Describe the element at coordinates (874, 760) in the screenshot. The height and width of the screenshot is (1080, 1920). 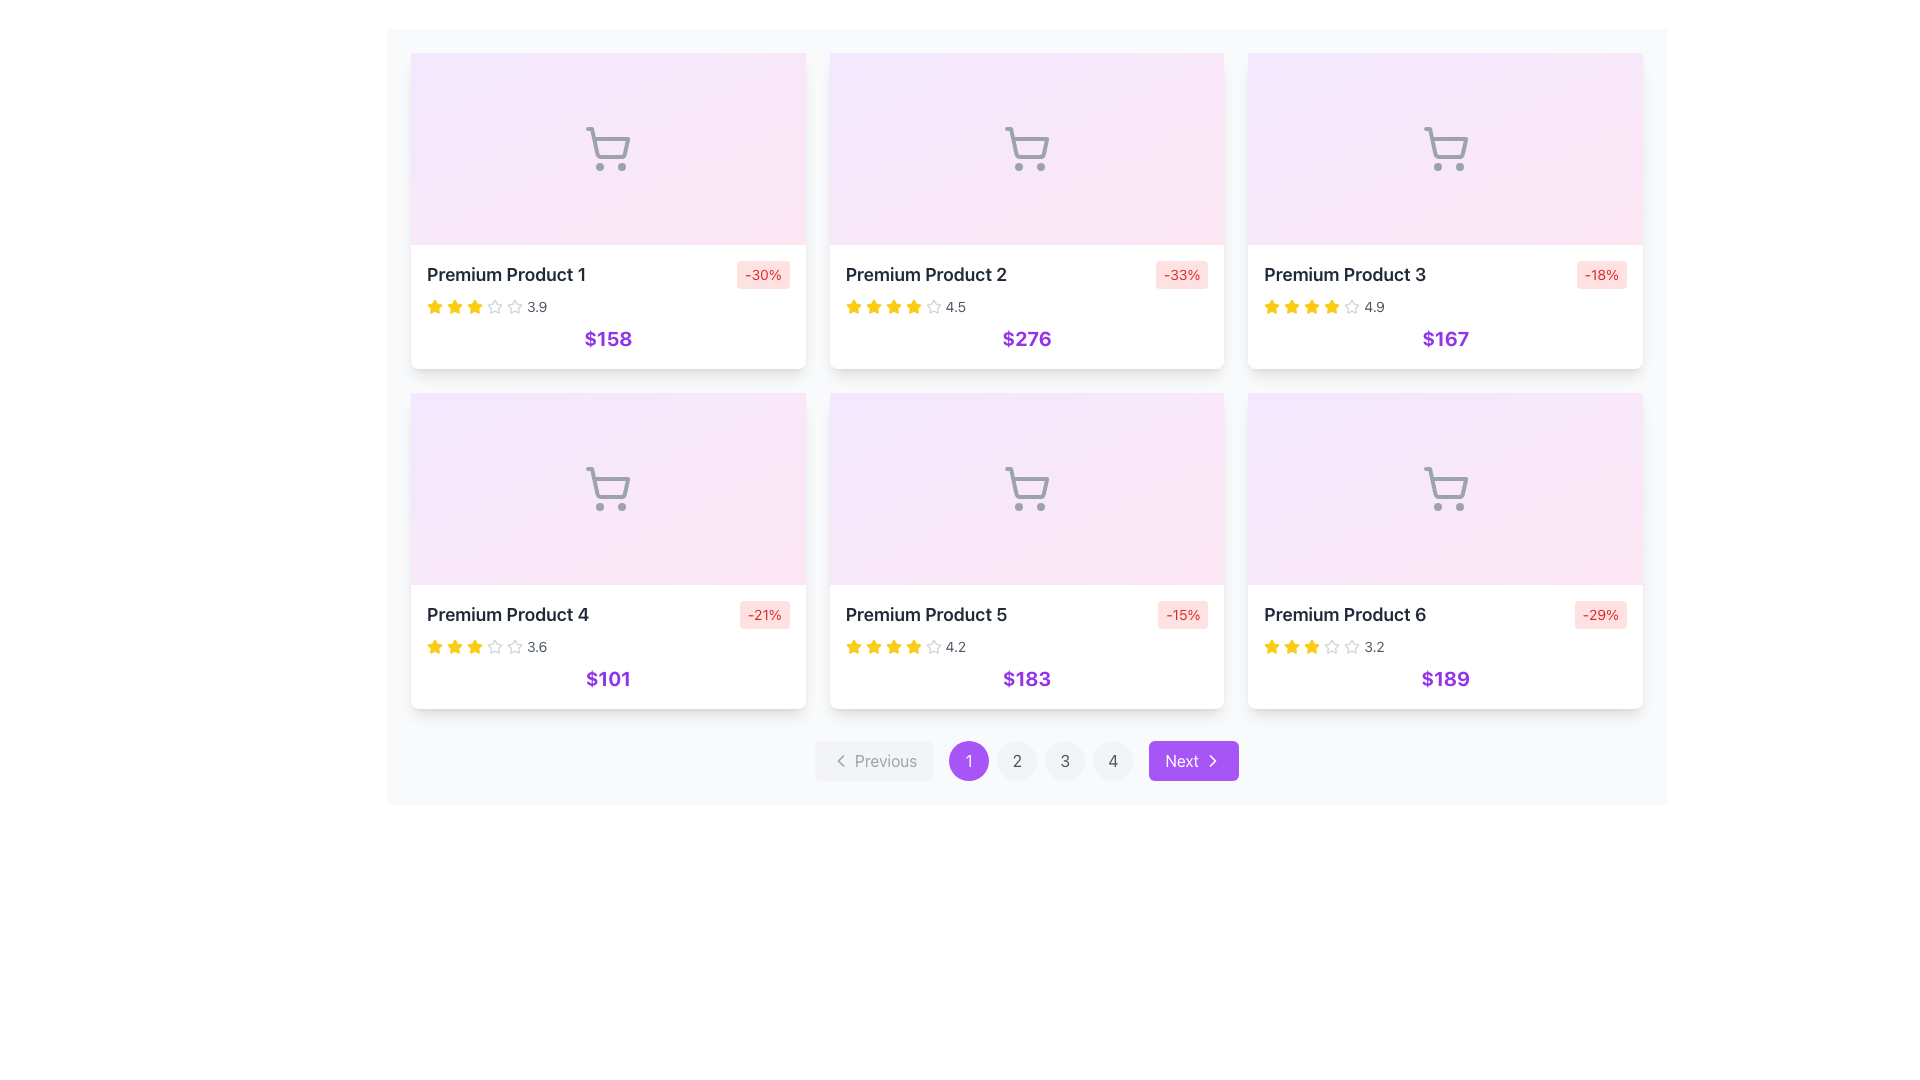
I see `the 'Previous' button, which is a rectangular button with a light gray background and rounded corners, featuring gray text and a leftward-pointing arrow icon, located at the bottom left of the navigation controls` at that location.